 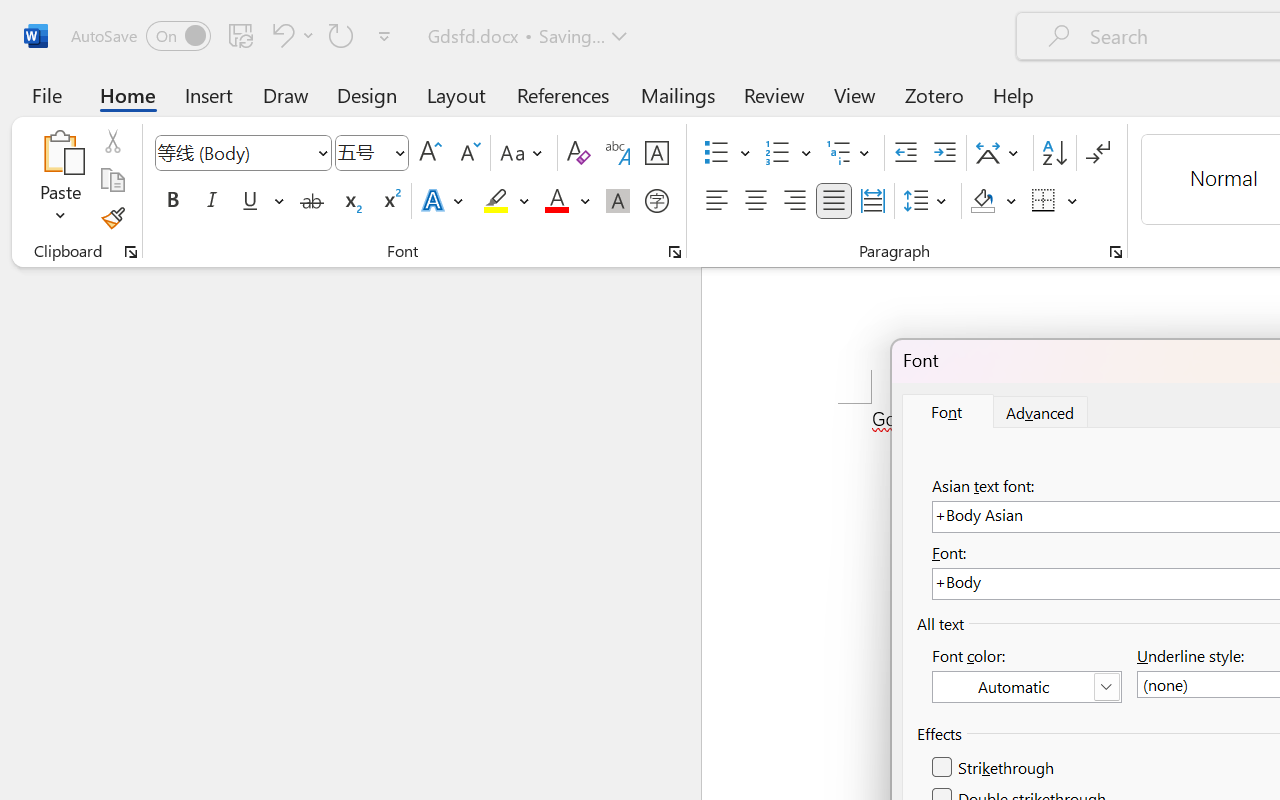 I want to click on 'Font Color Red', so click(x=556, y=201).